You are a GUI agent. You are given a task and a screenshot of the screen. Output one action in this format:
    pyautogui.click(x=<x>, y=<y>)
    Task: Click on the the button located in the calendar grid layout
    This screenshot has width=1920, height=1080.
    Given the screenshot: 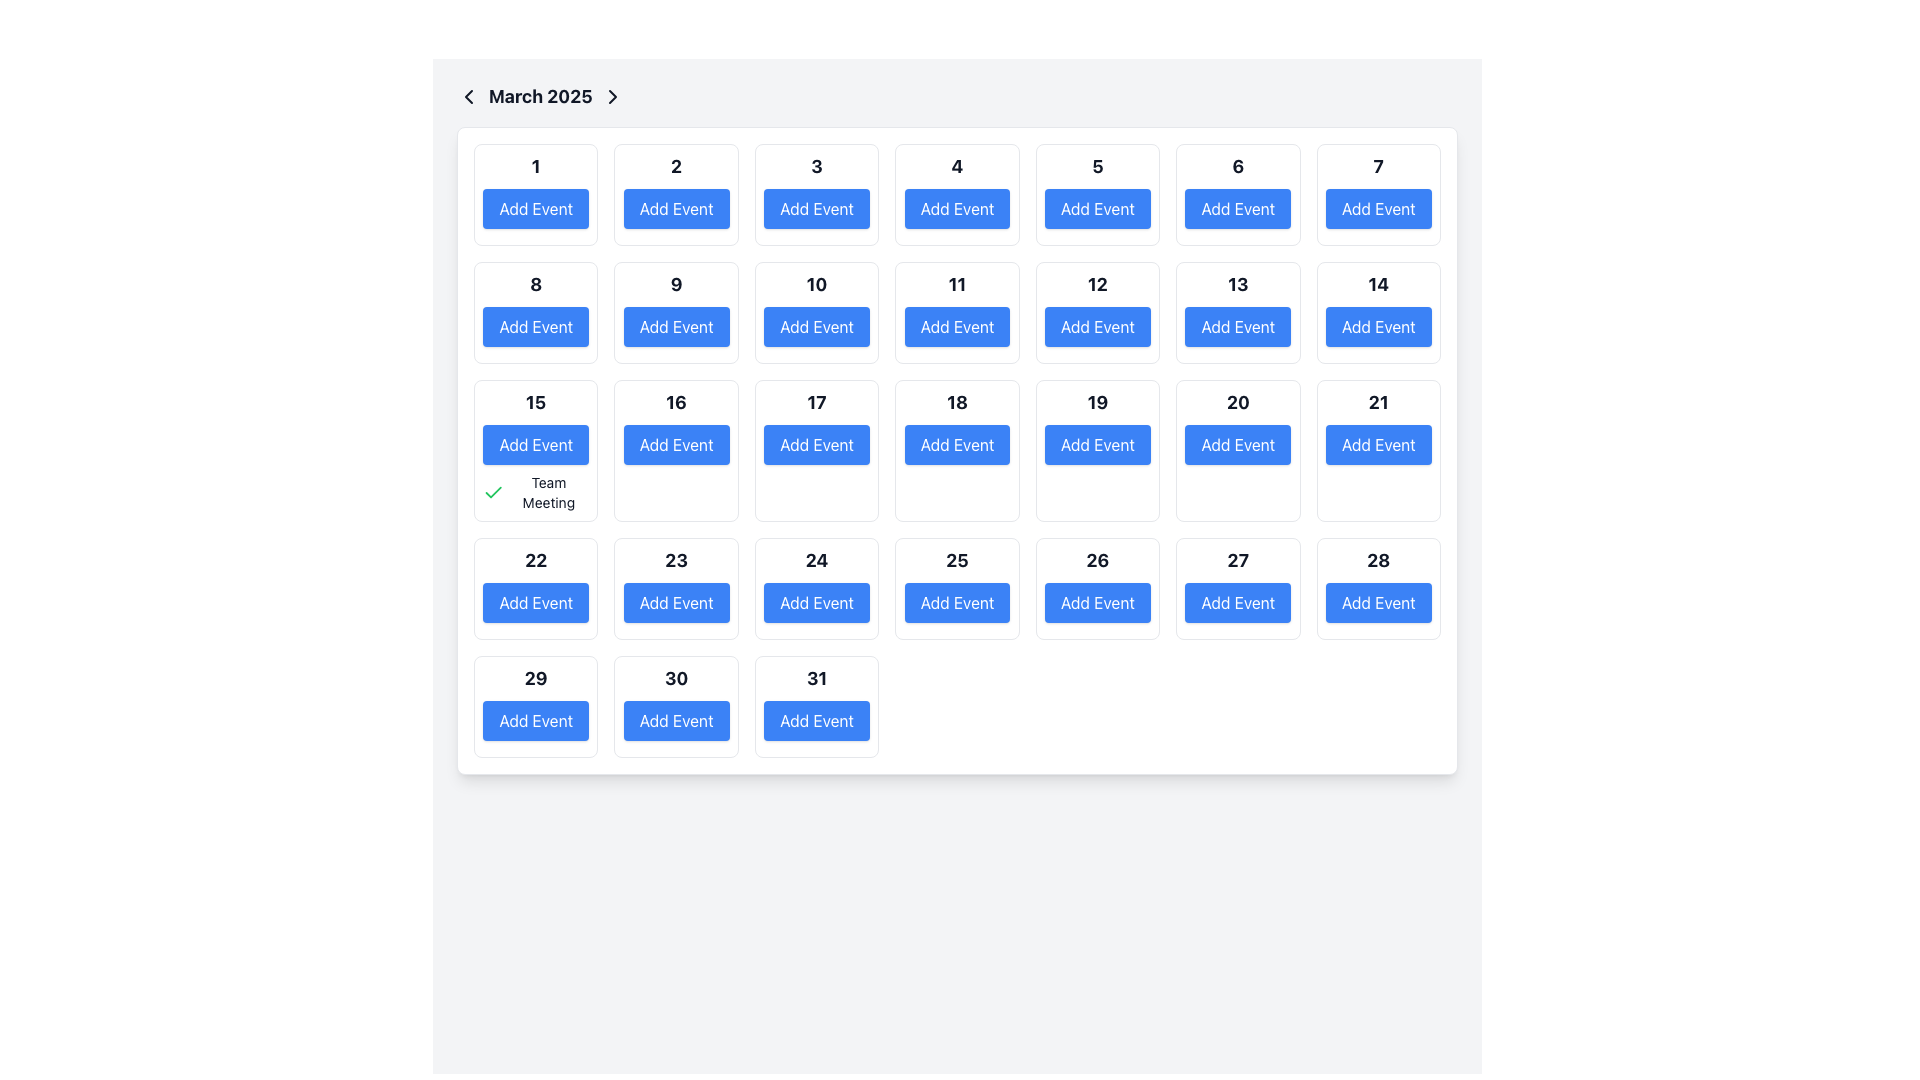 What is the action you would take?
    pyautogui.click(x=676, y=601)
    